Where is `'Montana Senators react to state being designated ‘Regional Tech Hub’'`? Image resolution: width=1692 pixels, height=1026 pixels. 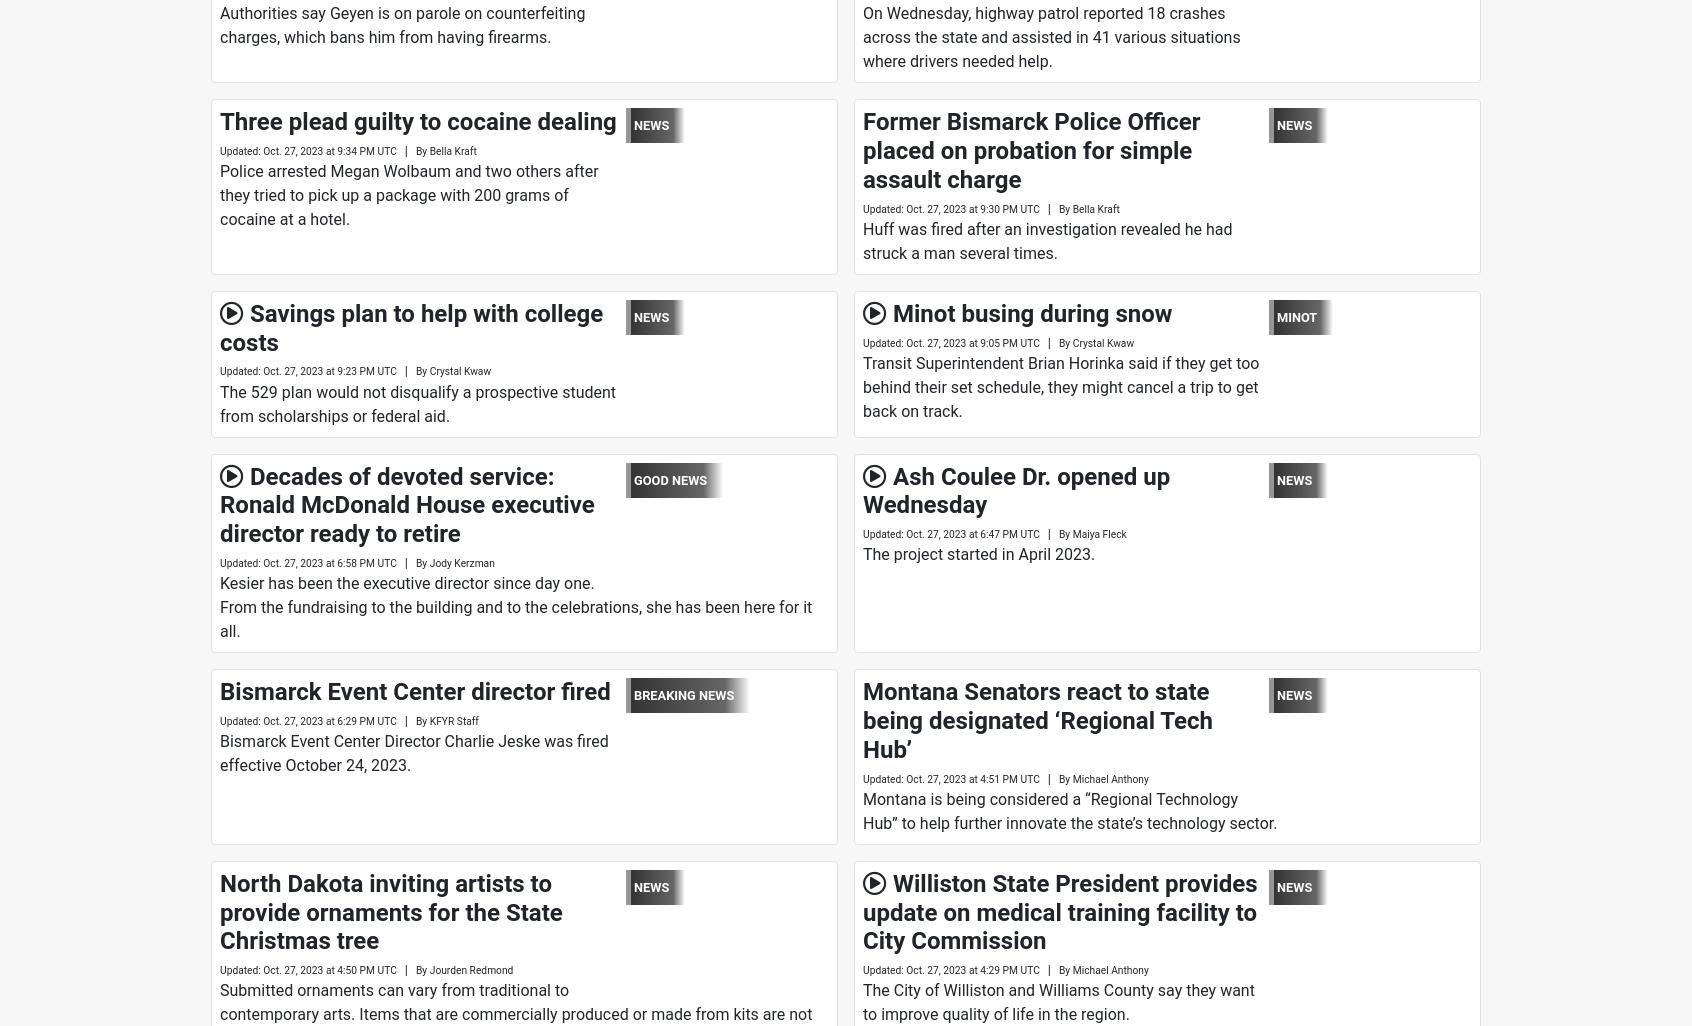
'Montana Senators react to state being designated ‘Regional Tech Hub’' is located at coordinates (1037, 720).